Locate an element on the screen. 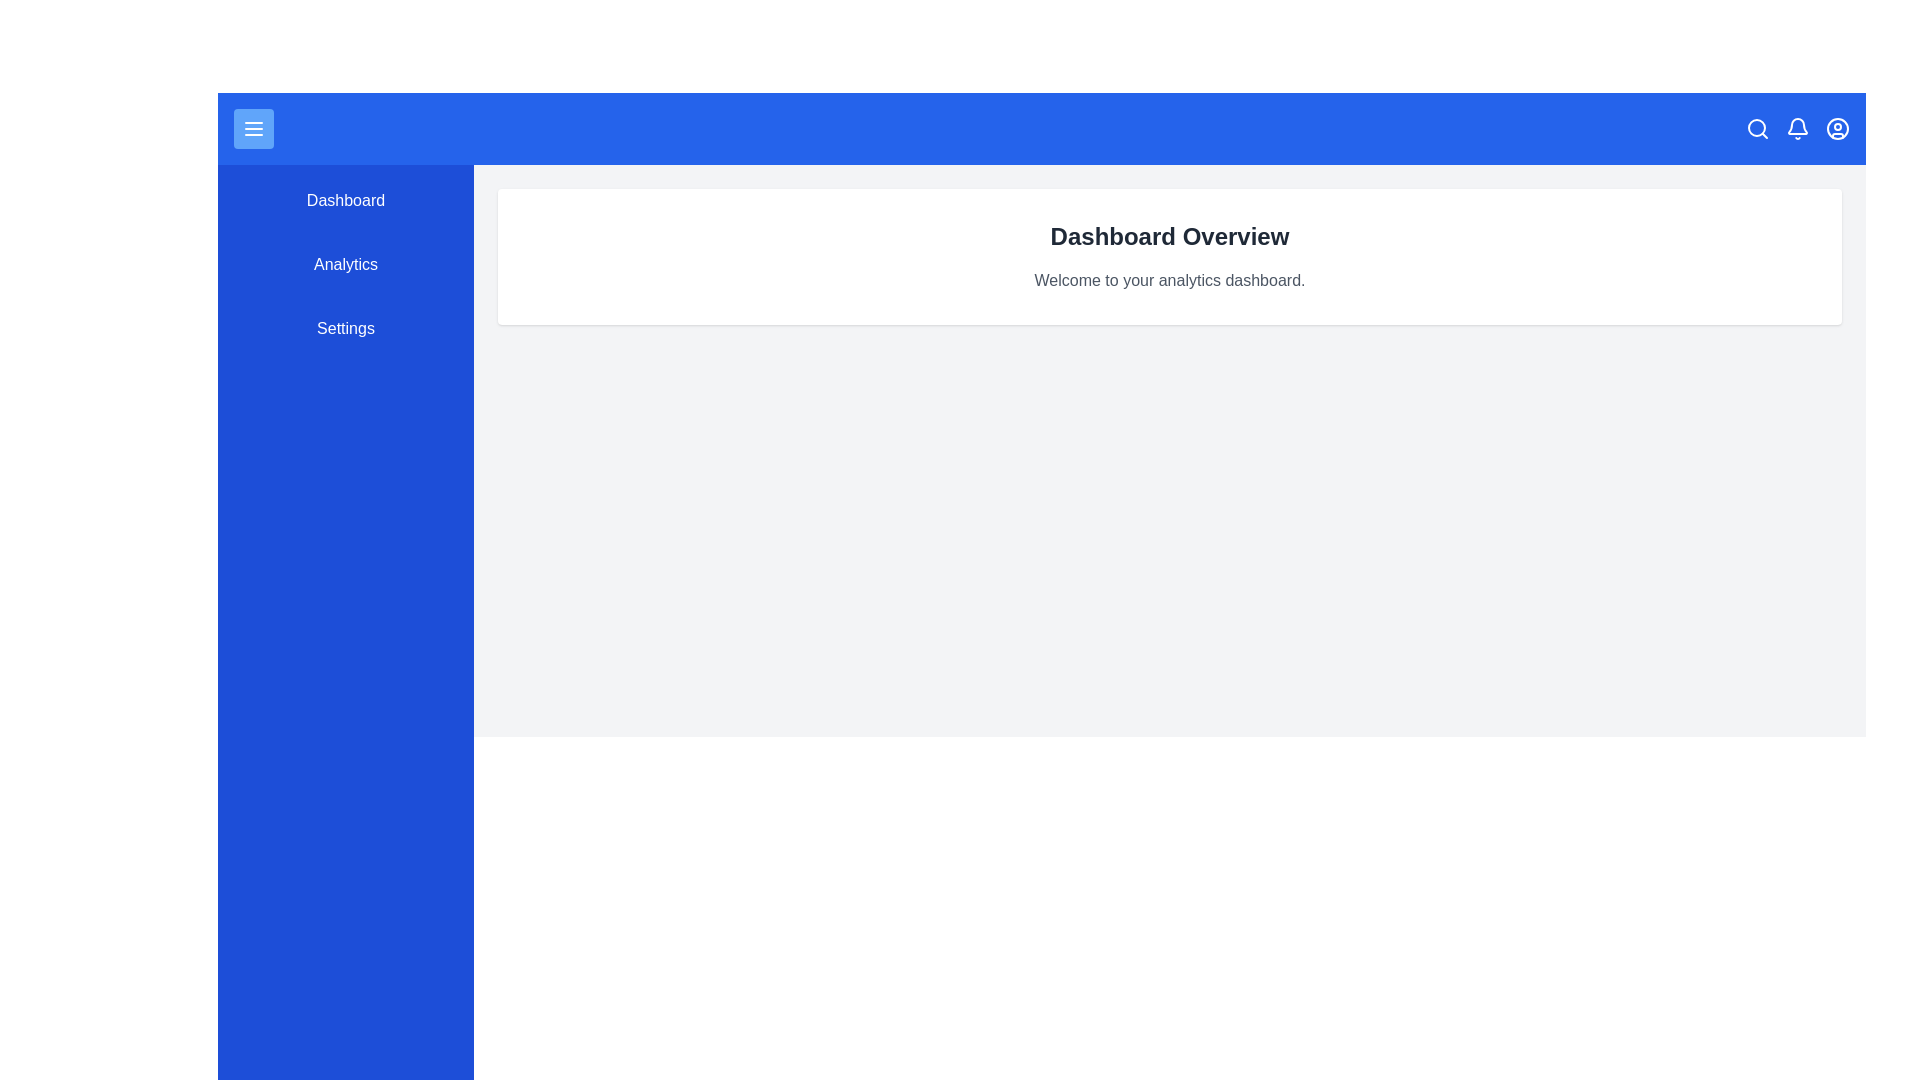  the navigation menu item Analytics is located at coordinates (345, 264).